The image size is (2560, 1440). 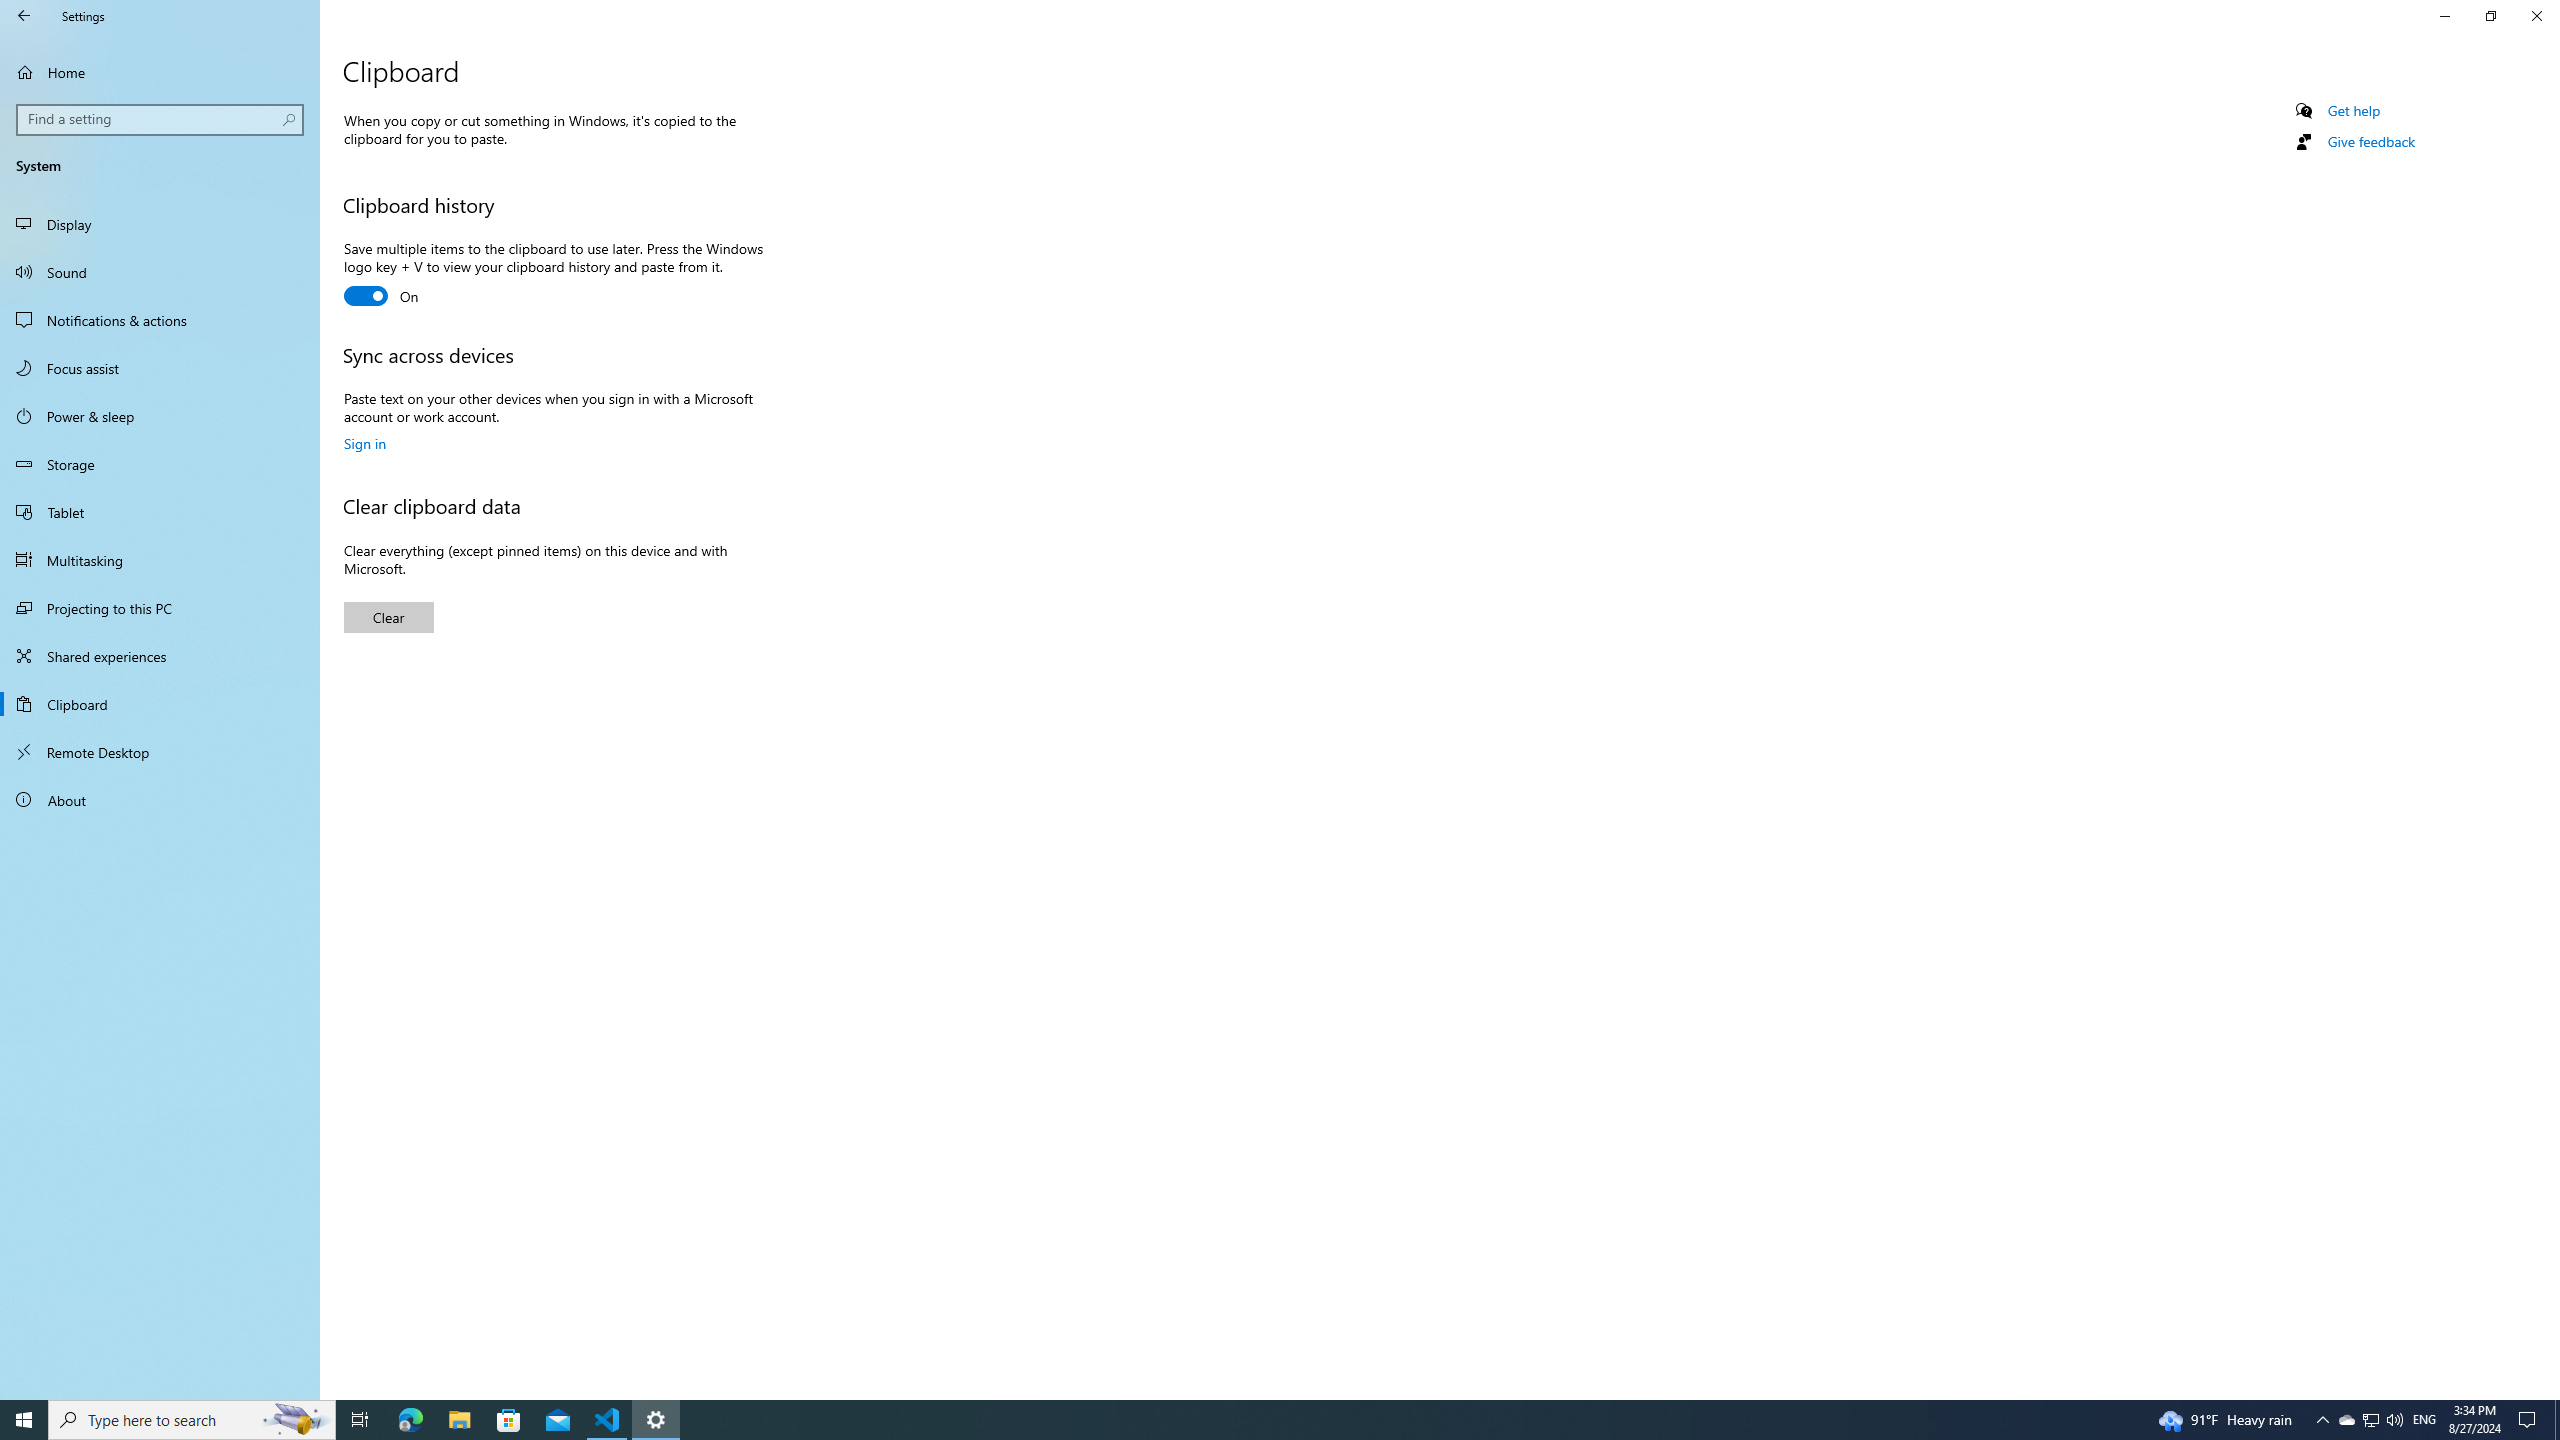 I want to click on 'Search box, Find a setting', so click(x=160, y=118).